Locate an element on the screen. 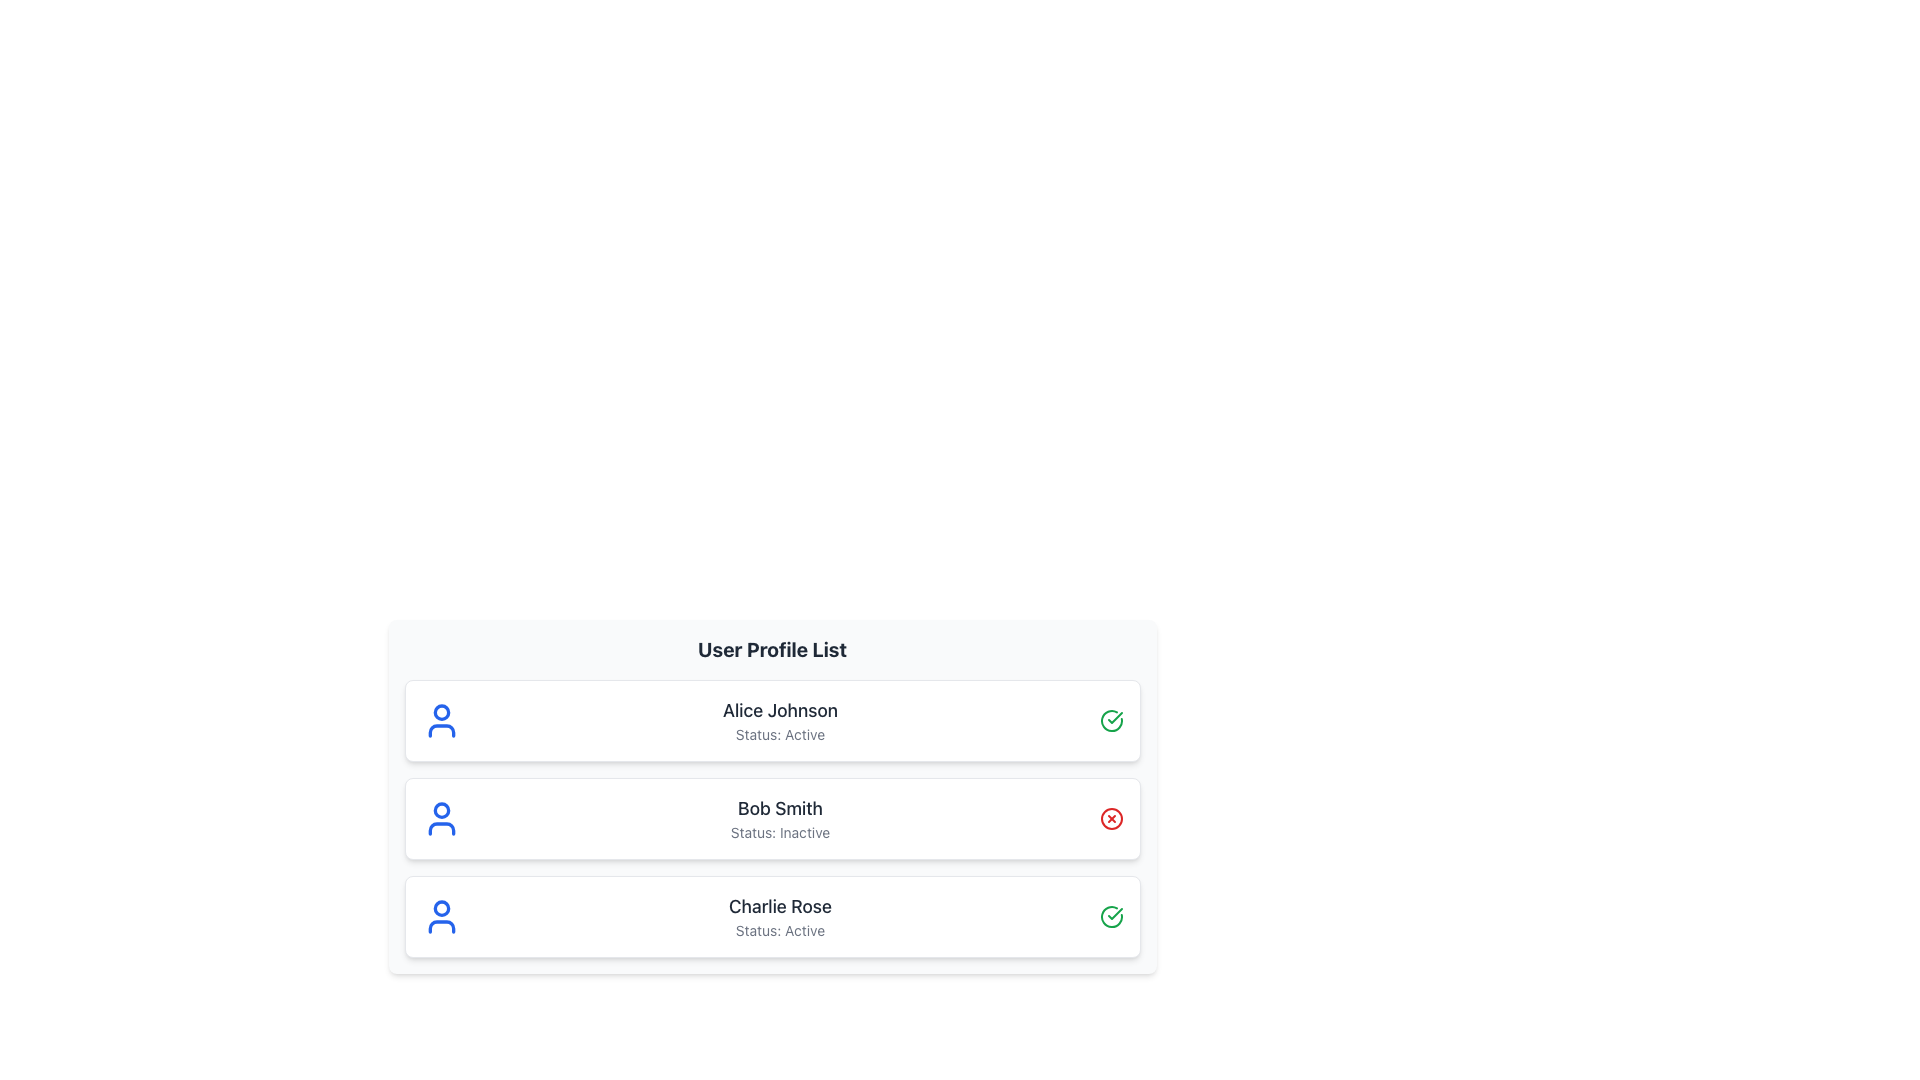 Image resolution: width=1920 pixels, height=1080 pixels. information displayed in the text content showing 'Bob Smith' and 'Status: Inactive' located in the second user profile card is located at coordinates (779, 818).